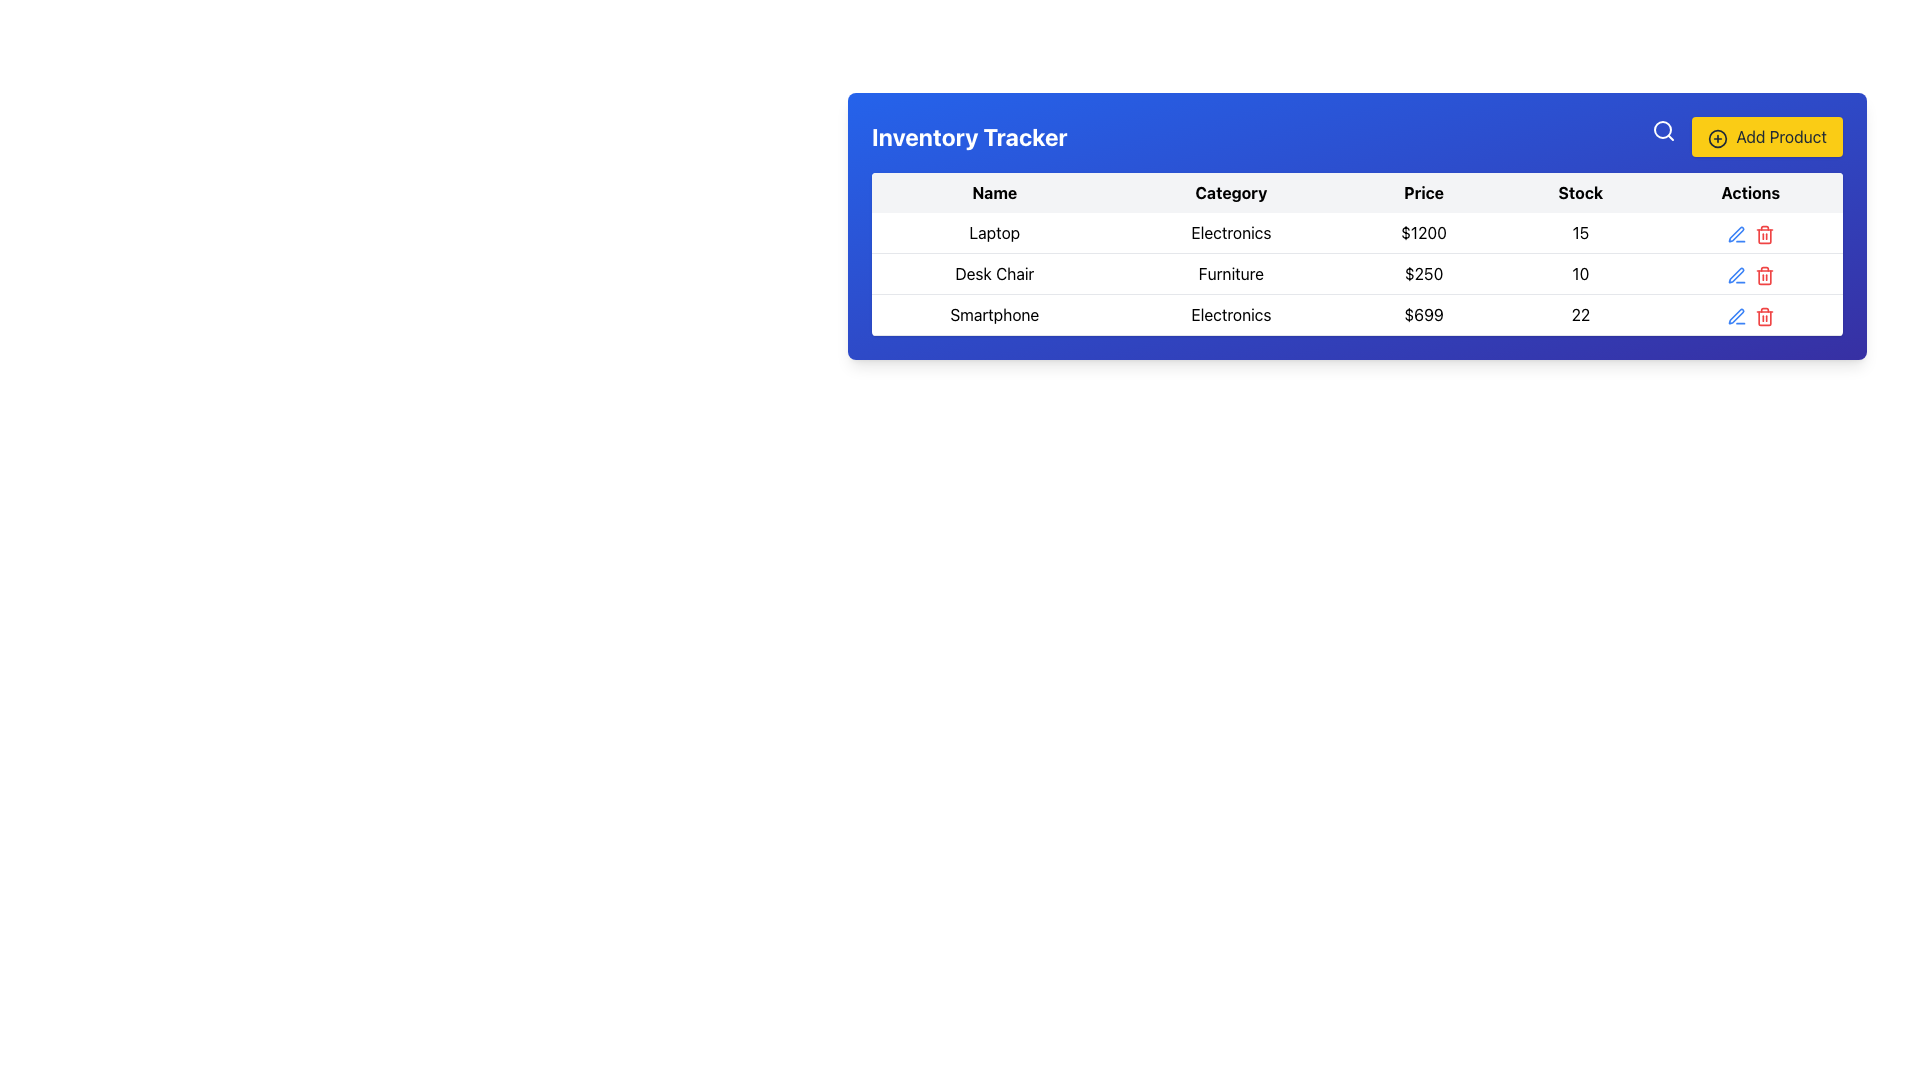 The width and height of the screenshot is (1920, 1080). What do you see at coordinates (1764, 315) in the screenshot?
I see `the red-colored trash bin icon located in the last cell of the last row under the 'Actions' column` at bounding box center [1764, 315].